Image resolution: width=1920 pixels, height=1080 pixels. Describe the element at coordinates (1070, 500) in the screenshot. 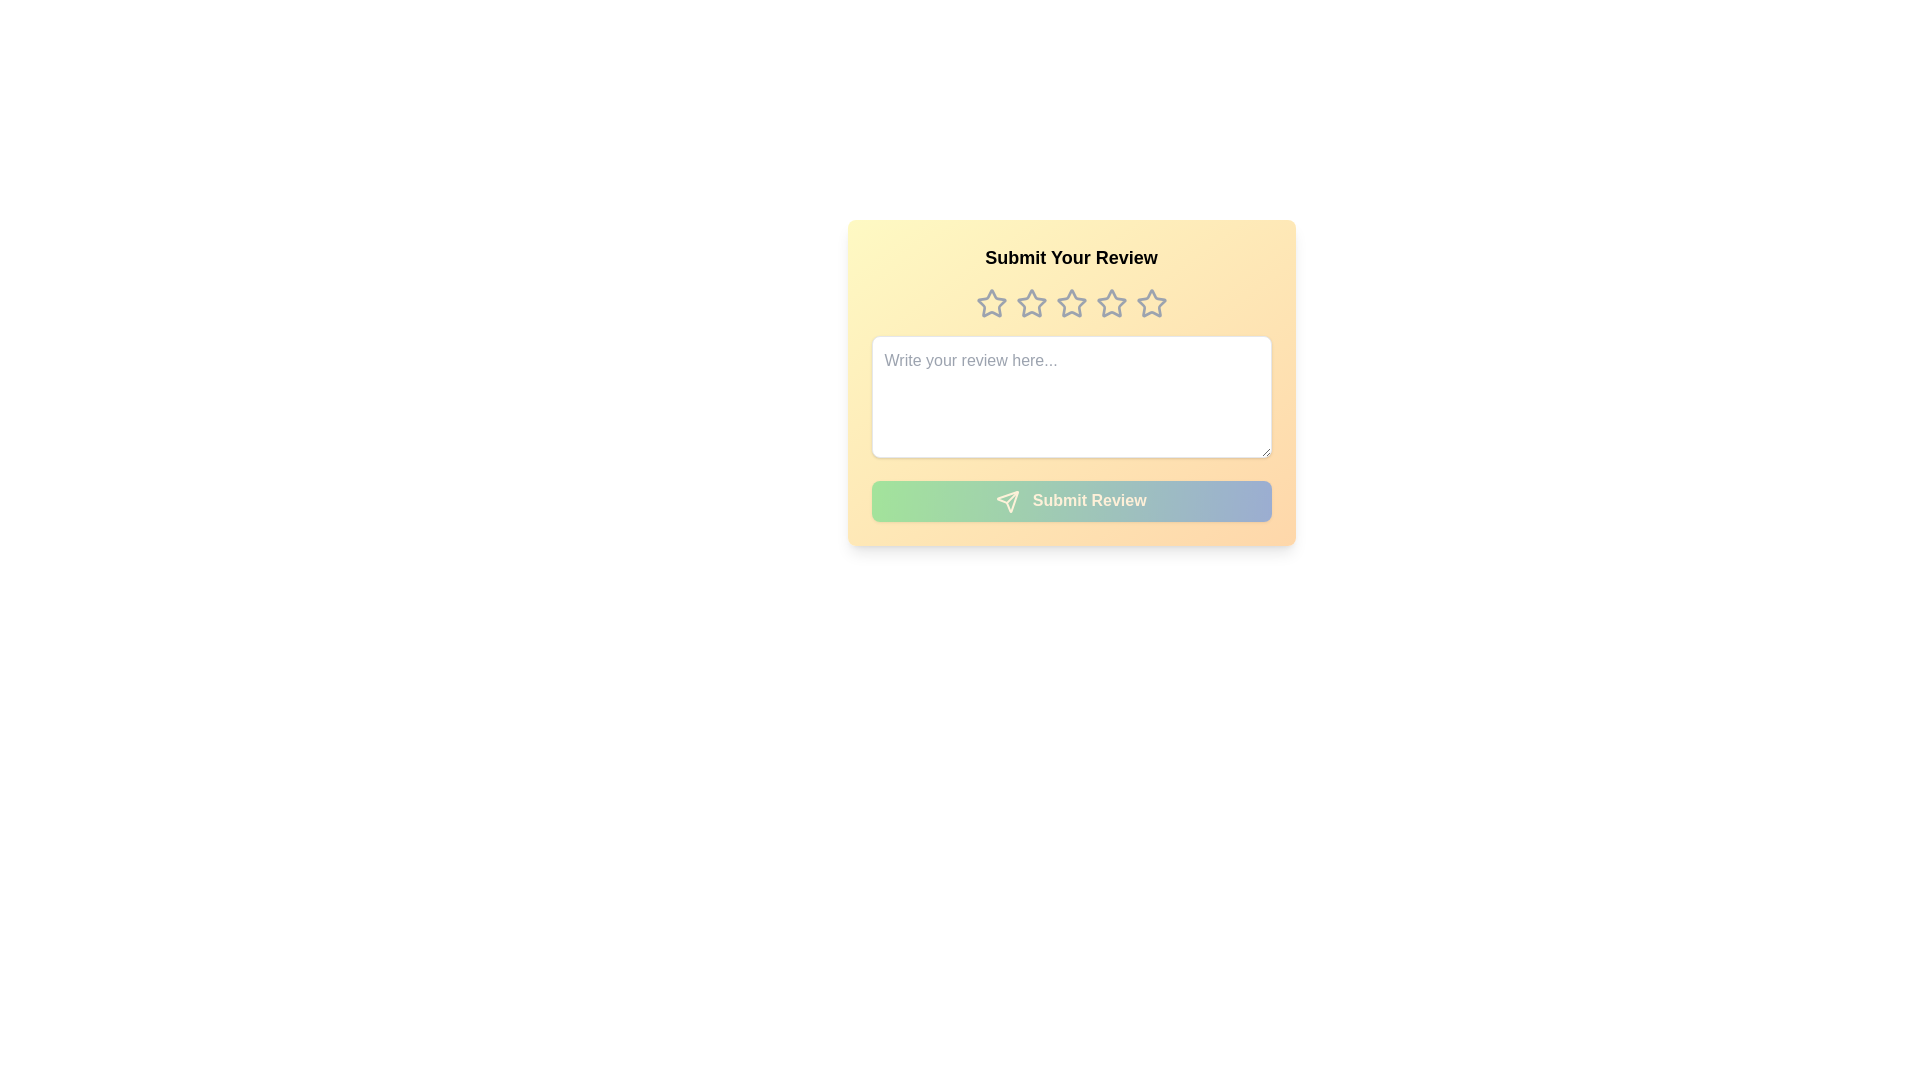

I see `the 'Submit' button located at the bottom of the 'Submit Your Review' card to attempt a submission, despite it being currently disabled` at that location.